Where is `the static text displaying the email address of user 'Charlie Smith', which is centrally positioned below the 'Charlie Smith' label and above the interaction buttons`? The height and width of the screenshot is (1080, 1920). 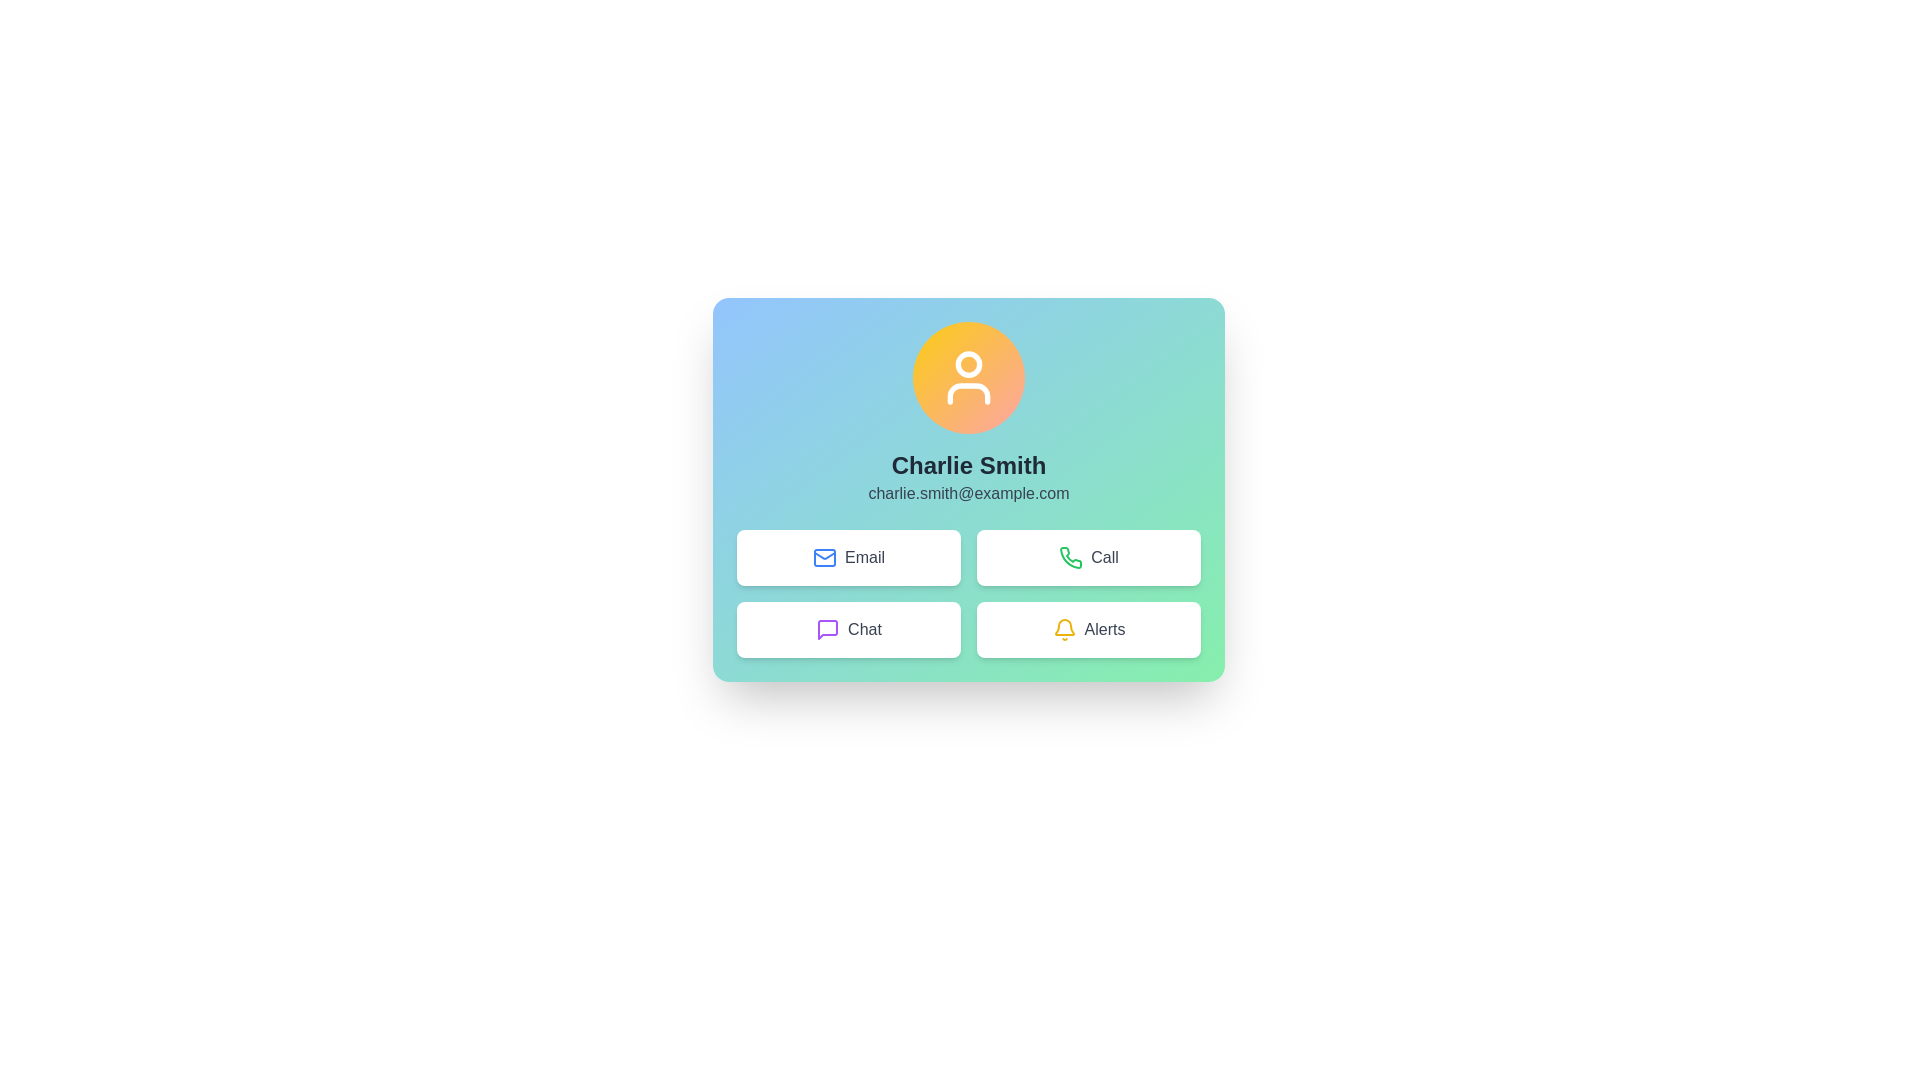
the static text displaying the email address of user 'Charlie Smith', which is centrally positioned below the 'Charlie Smith' label and above the interaction buttons is located at coordinates (969, 493).